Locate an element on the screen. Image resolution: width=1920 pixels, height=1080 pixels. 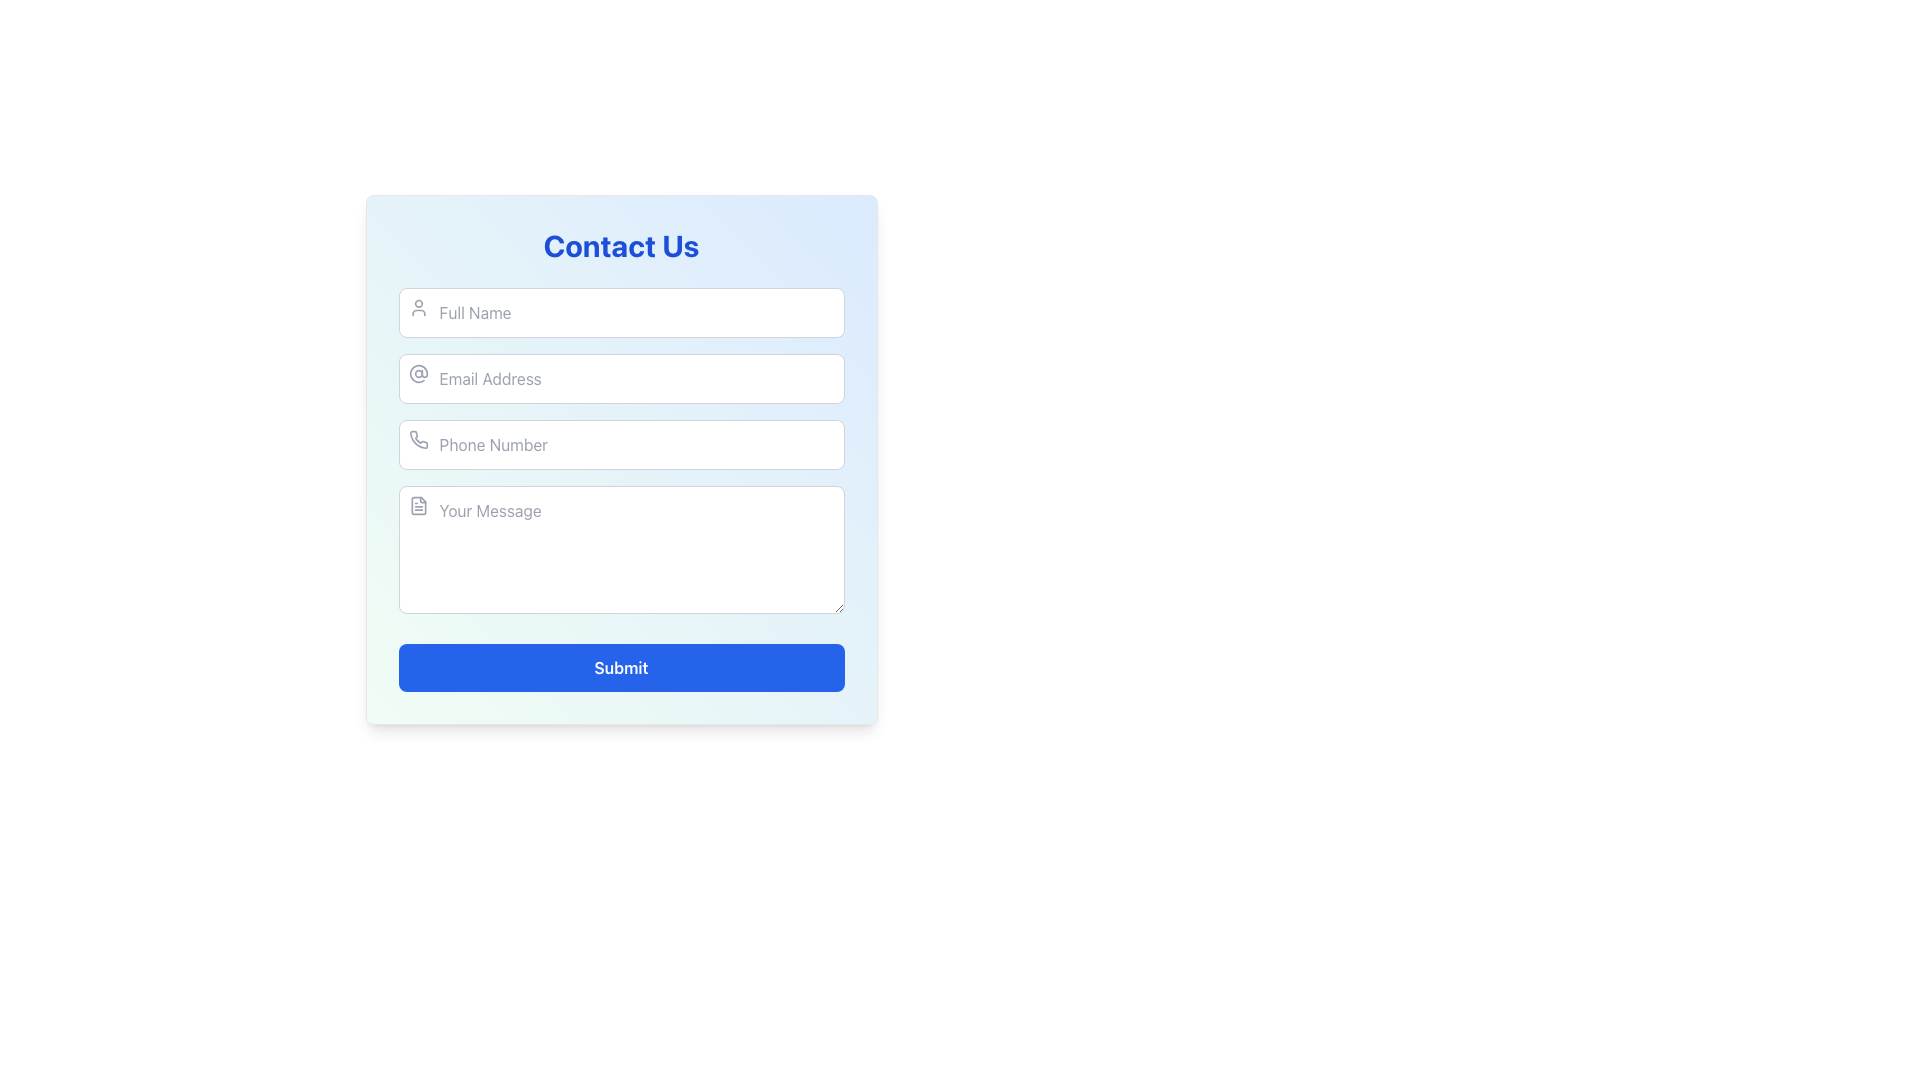
the compact, phone-shaped icon rendered in a minimalist, line-art style, which is positioned to the left of the placeholder text within the 'Phone Number' input field in the 'Contact Us' form is located at coordinates (417, 438).